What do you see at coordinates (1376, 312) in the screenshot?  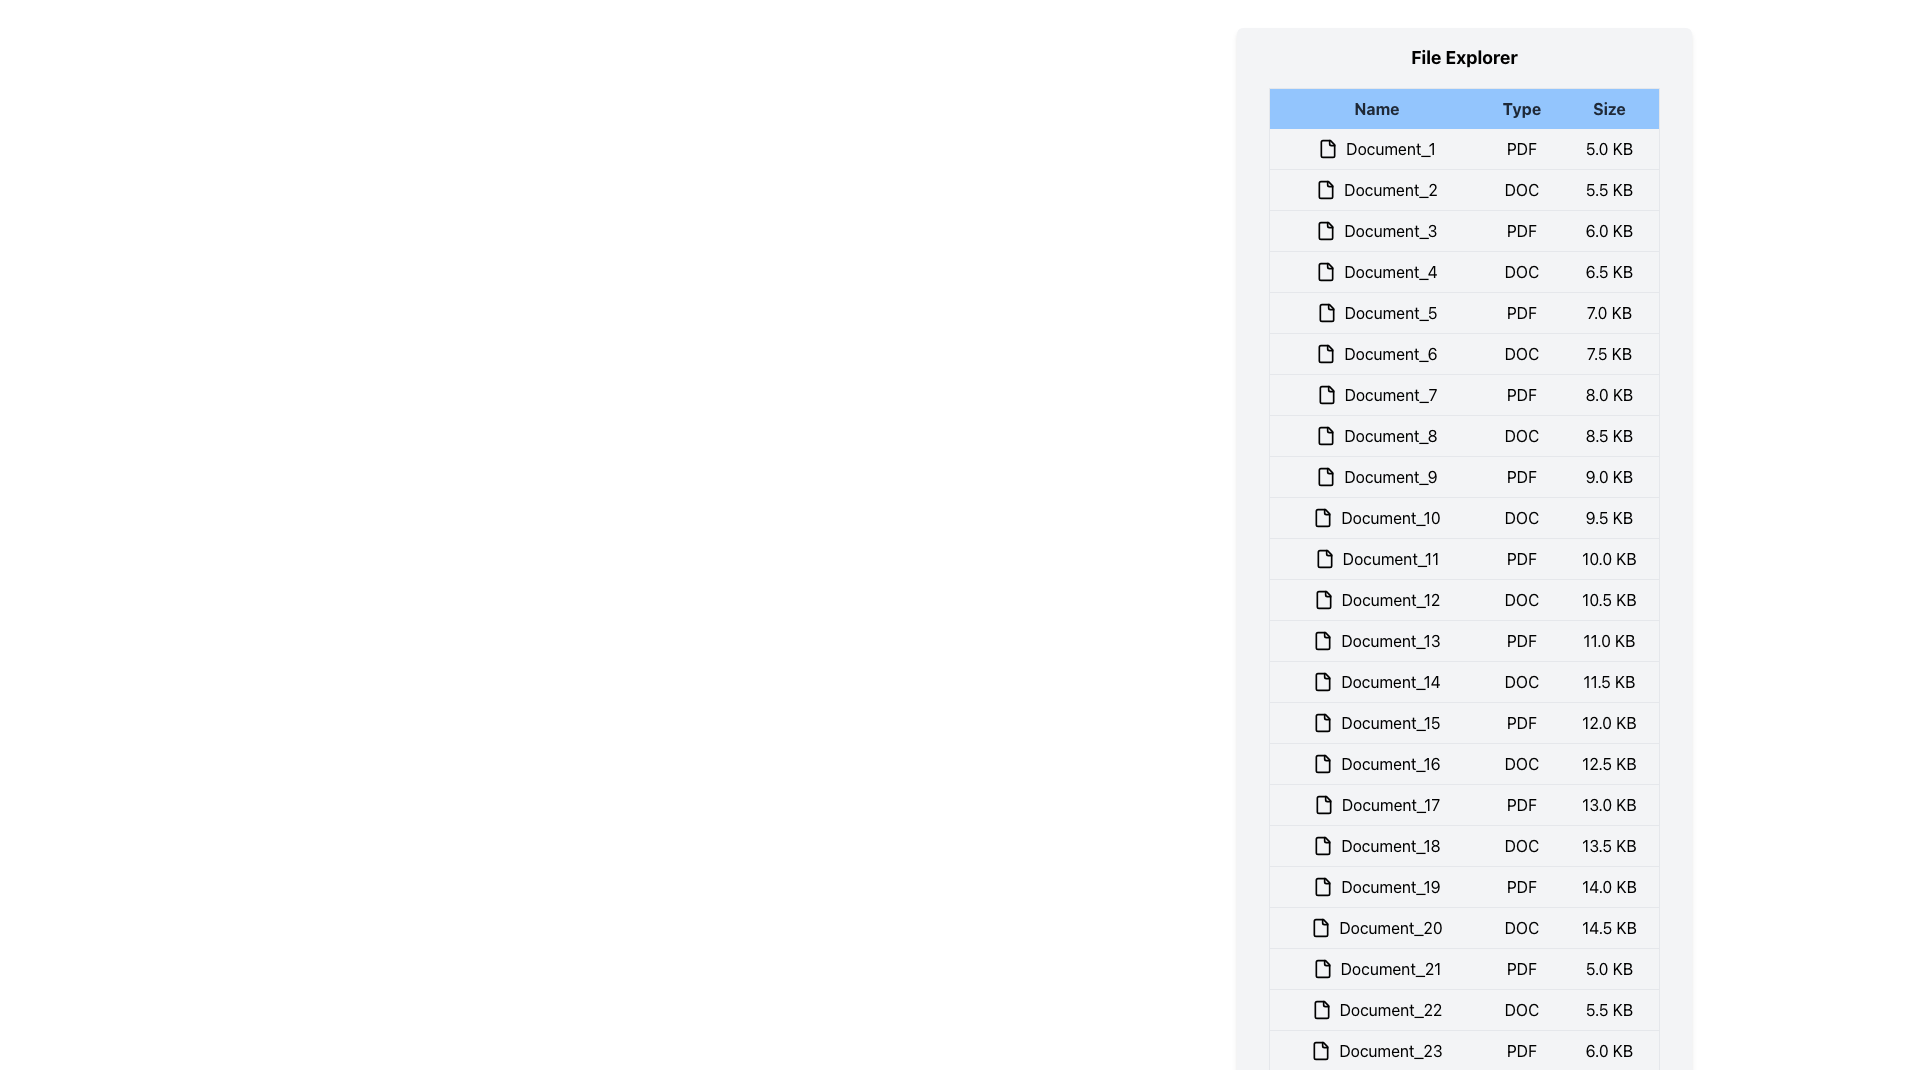 I see `the label for the file named 'Document_5'` at bounding box center [1376, 312].